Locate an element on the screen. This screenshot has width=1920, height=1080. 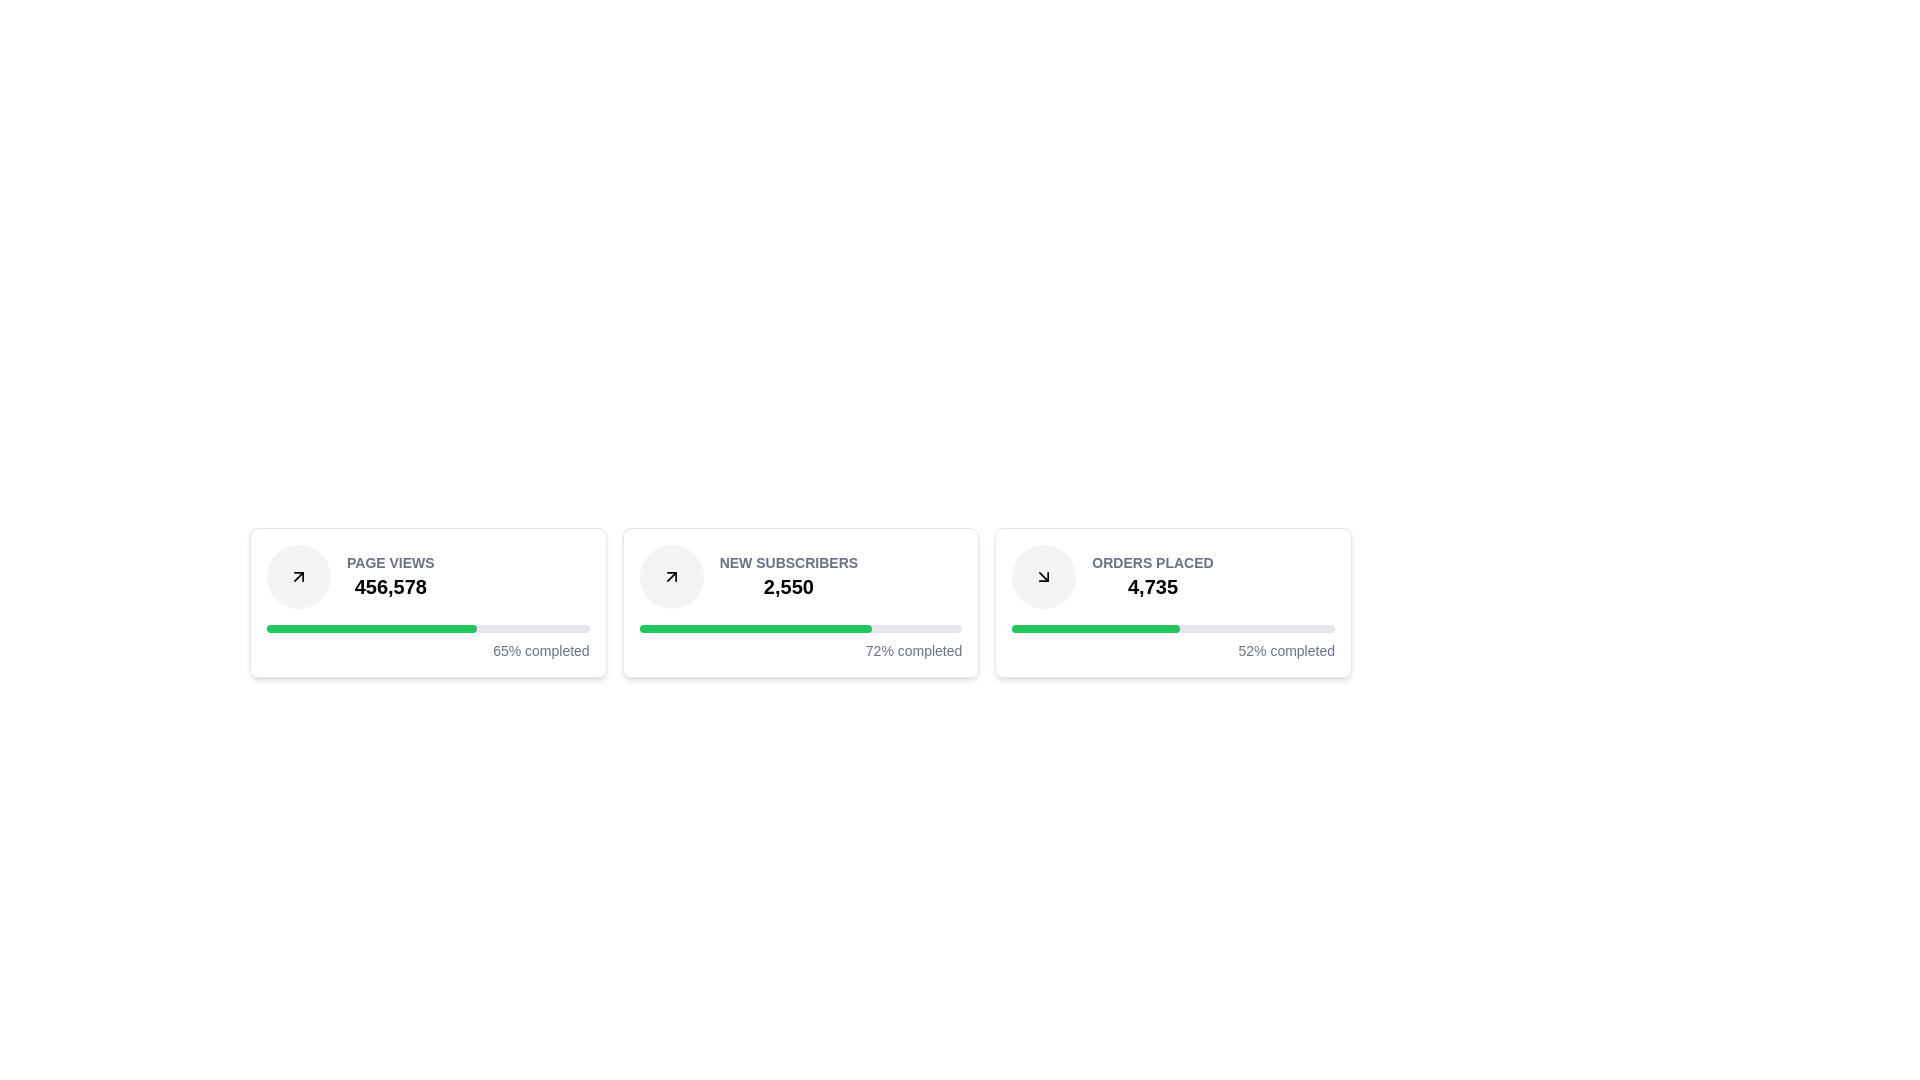
the progress bar indicating 65% completion of the 'Page Views' metric, located in the leftmost card of the layout is located at coordinates (371, 627).